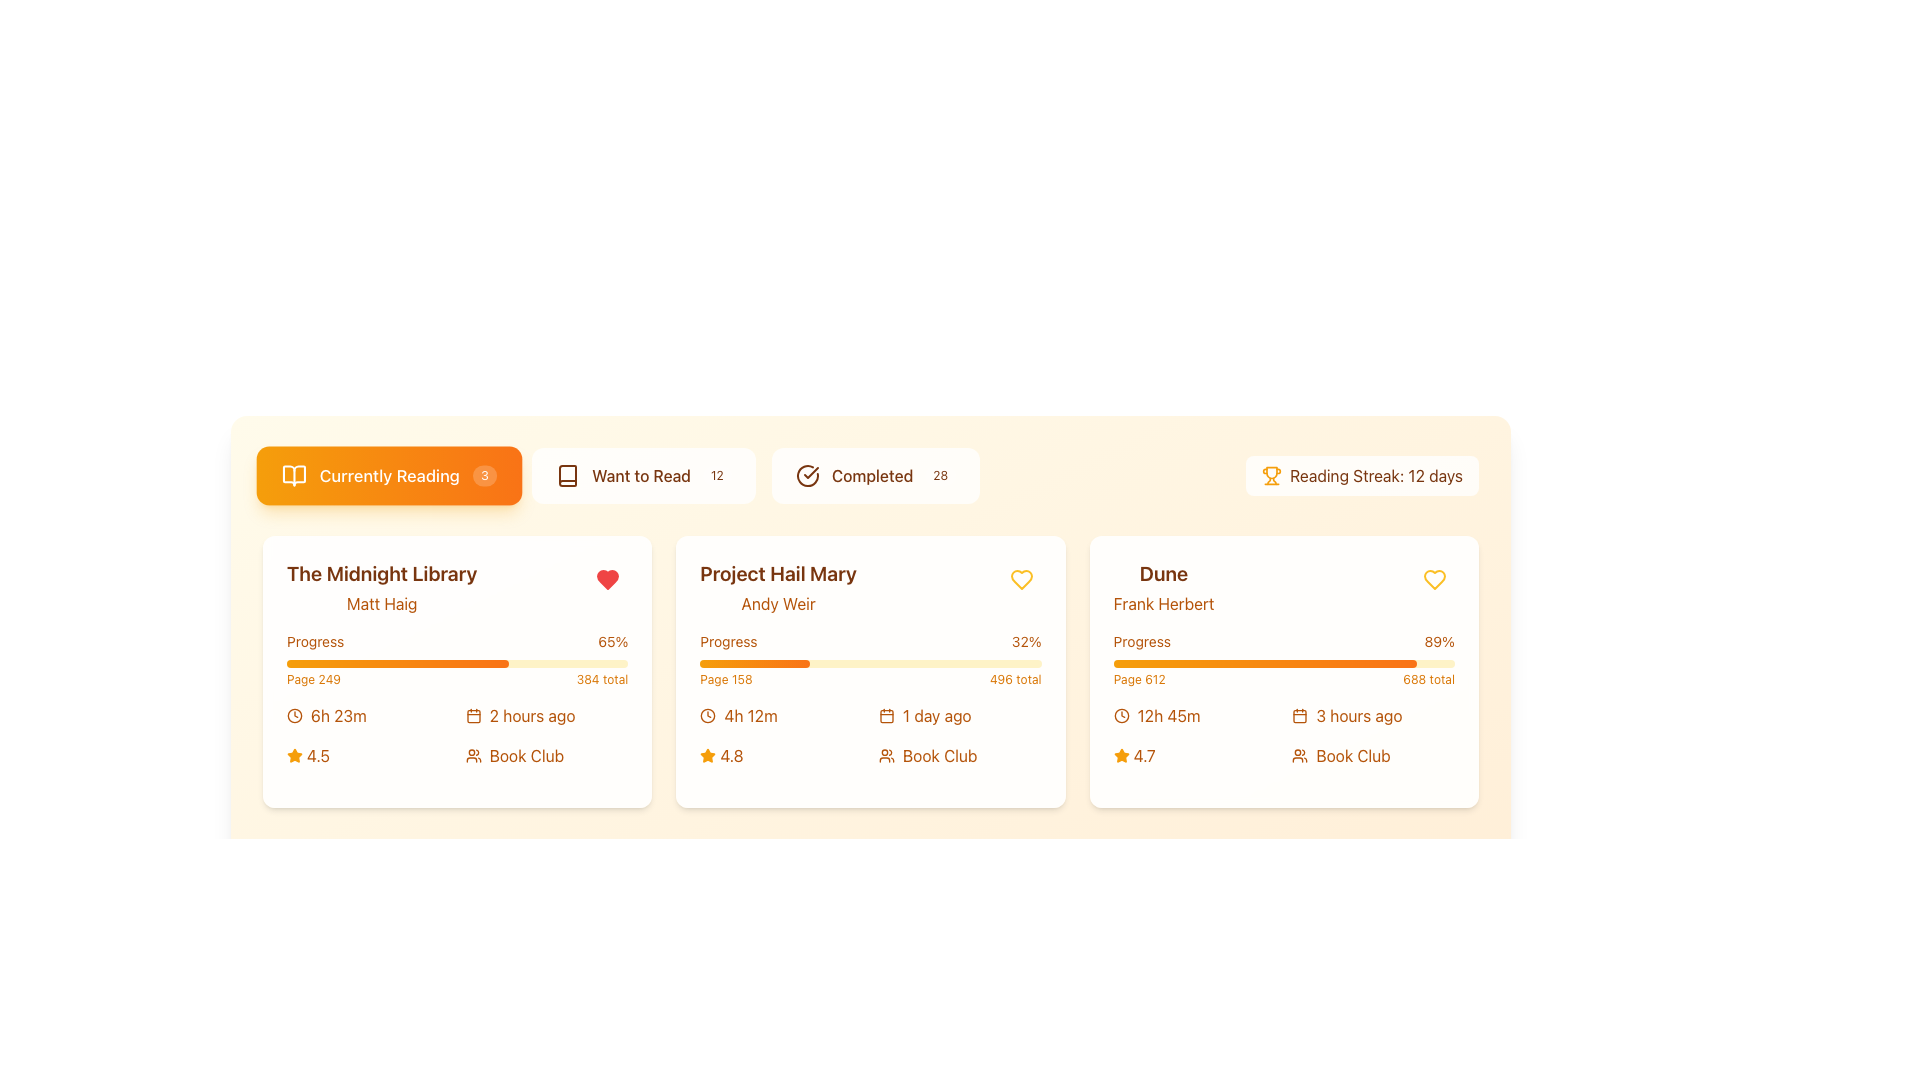  I want to click on the visual indicator icon representing the 'Currently Reading' section, located at the top-left of the interface, adjacent to the text 'Currently Reading' and the numeral '3', so click(293, 475).